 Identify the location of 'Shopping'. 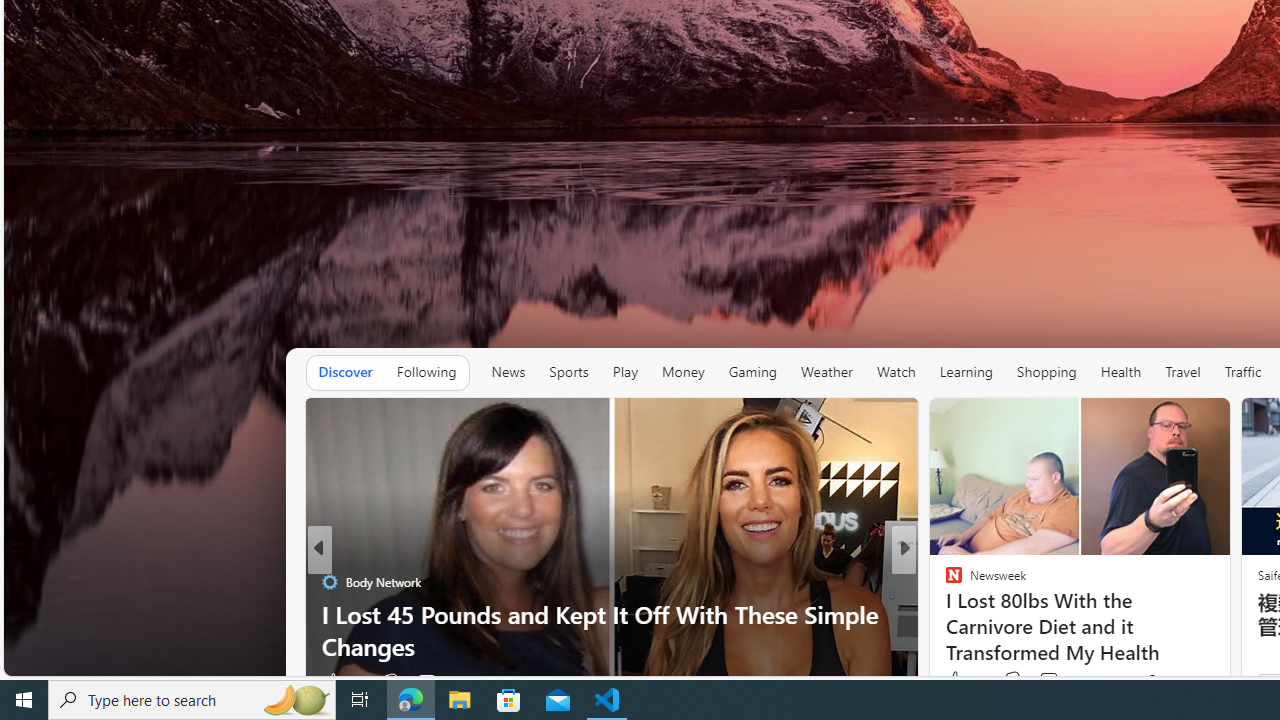
(1046, 372).